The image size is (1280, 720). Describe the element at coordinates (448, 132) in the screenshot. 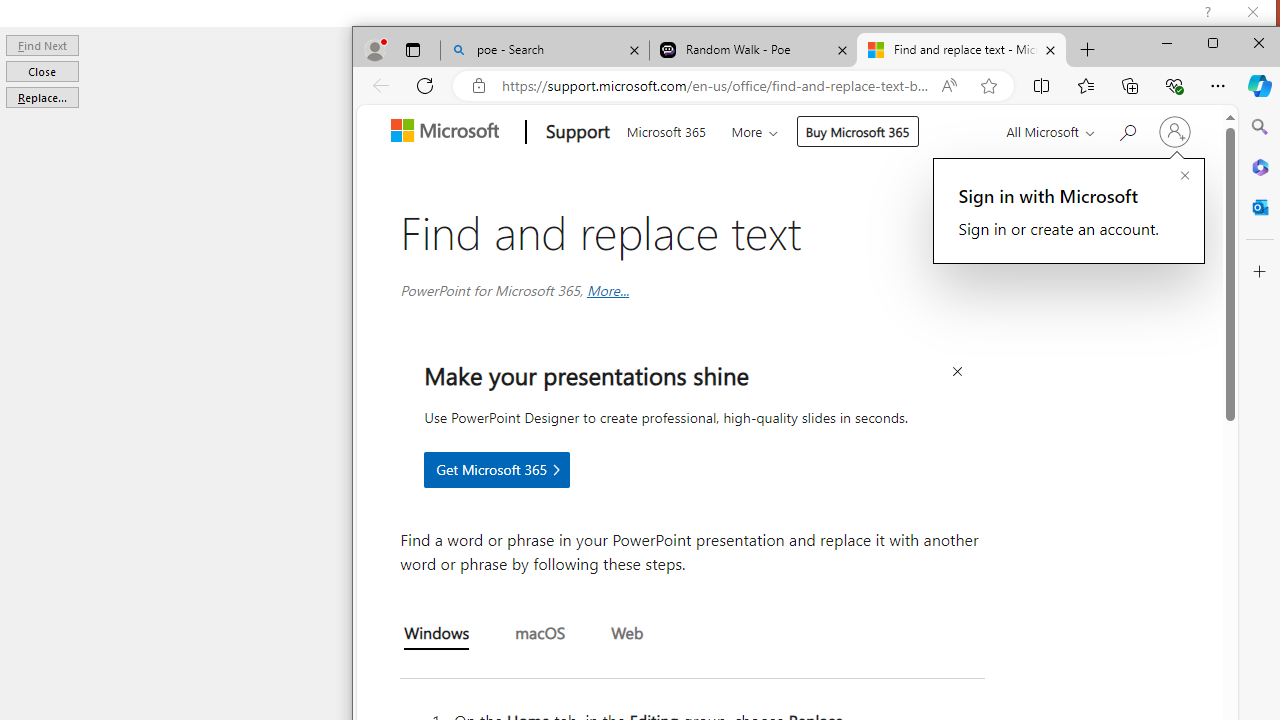

I see `'Microsoft'` at that location.